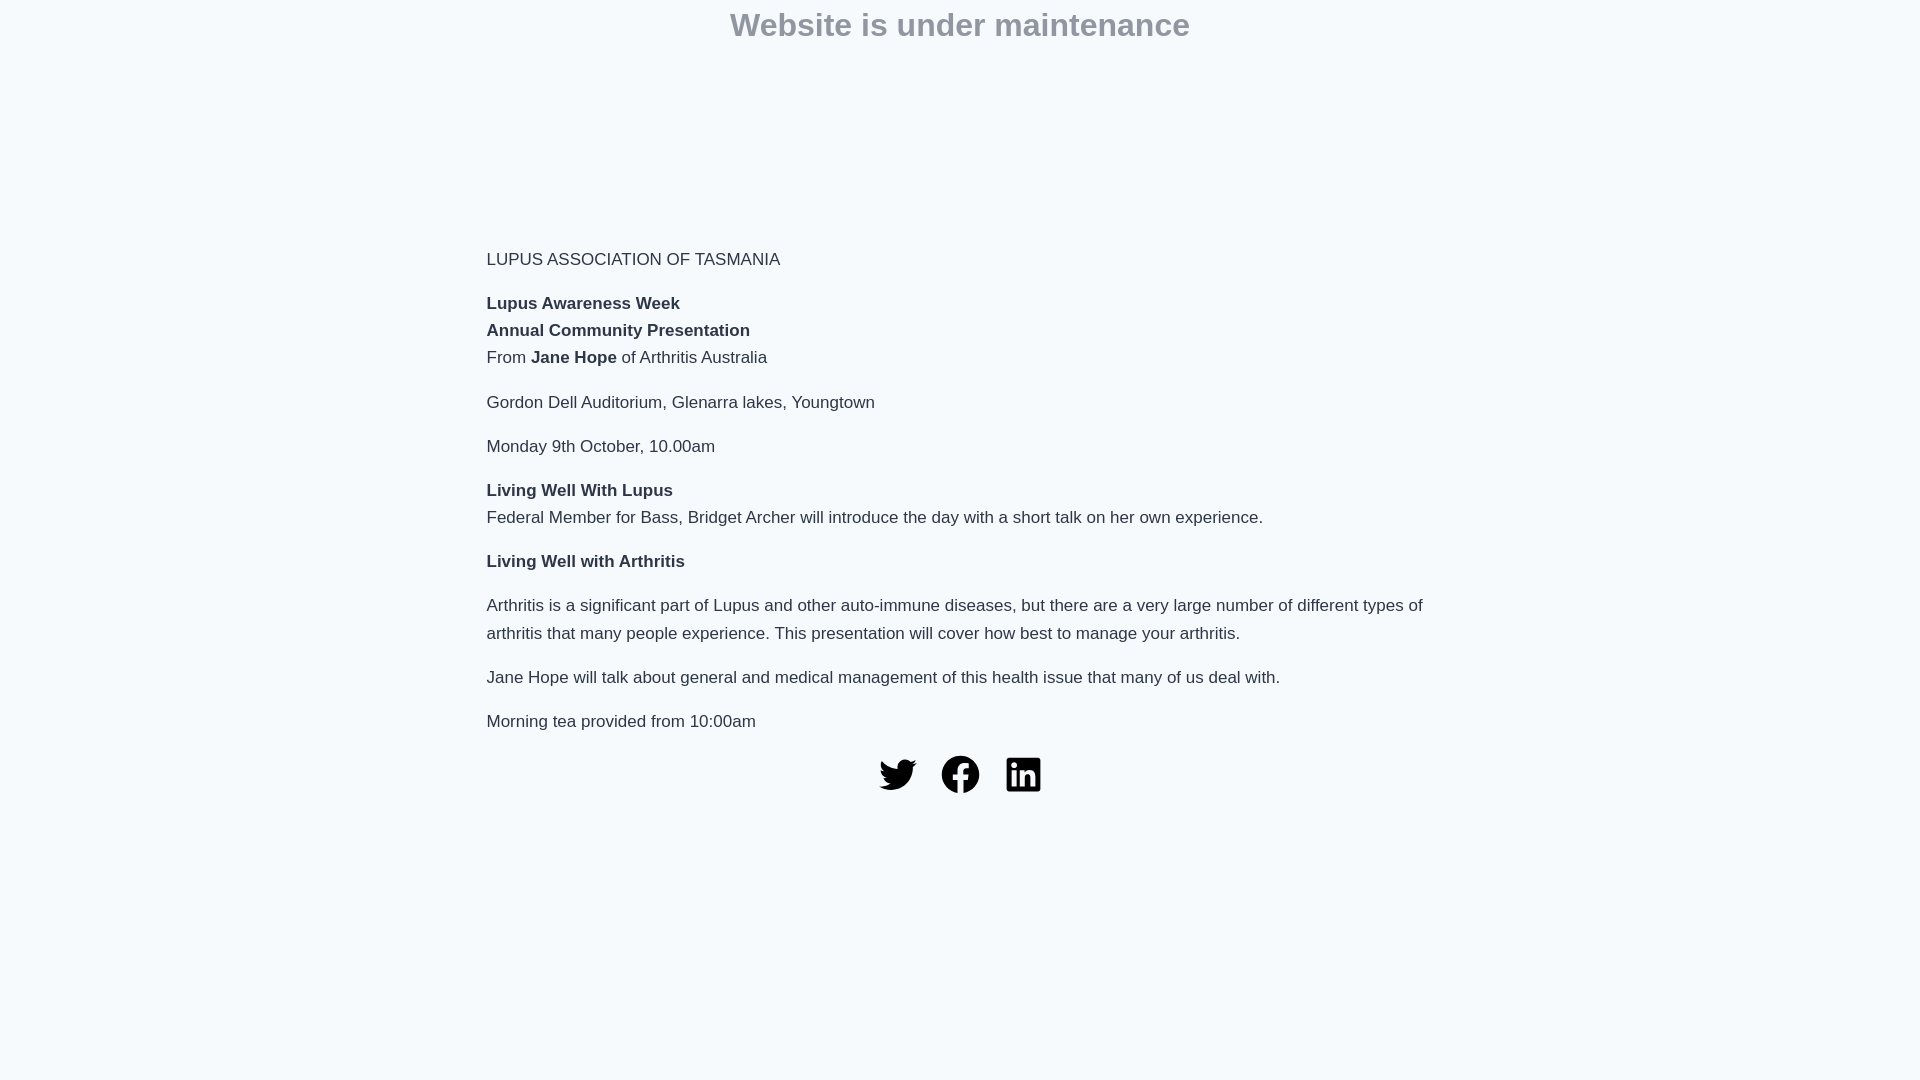 The image size is (1920, 1080). I want to click on 'LinkedIn', so click(1022, 773).